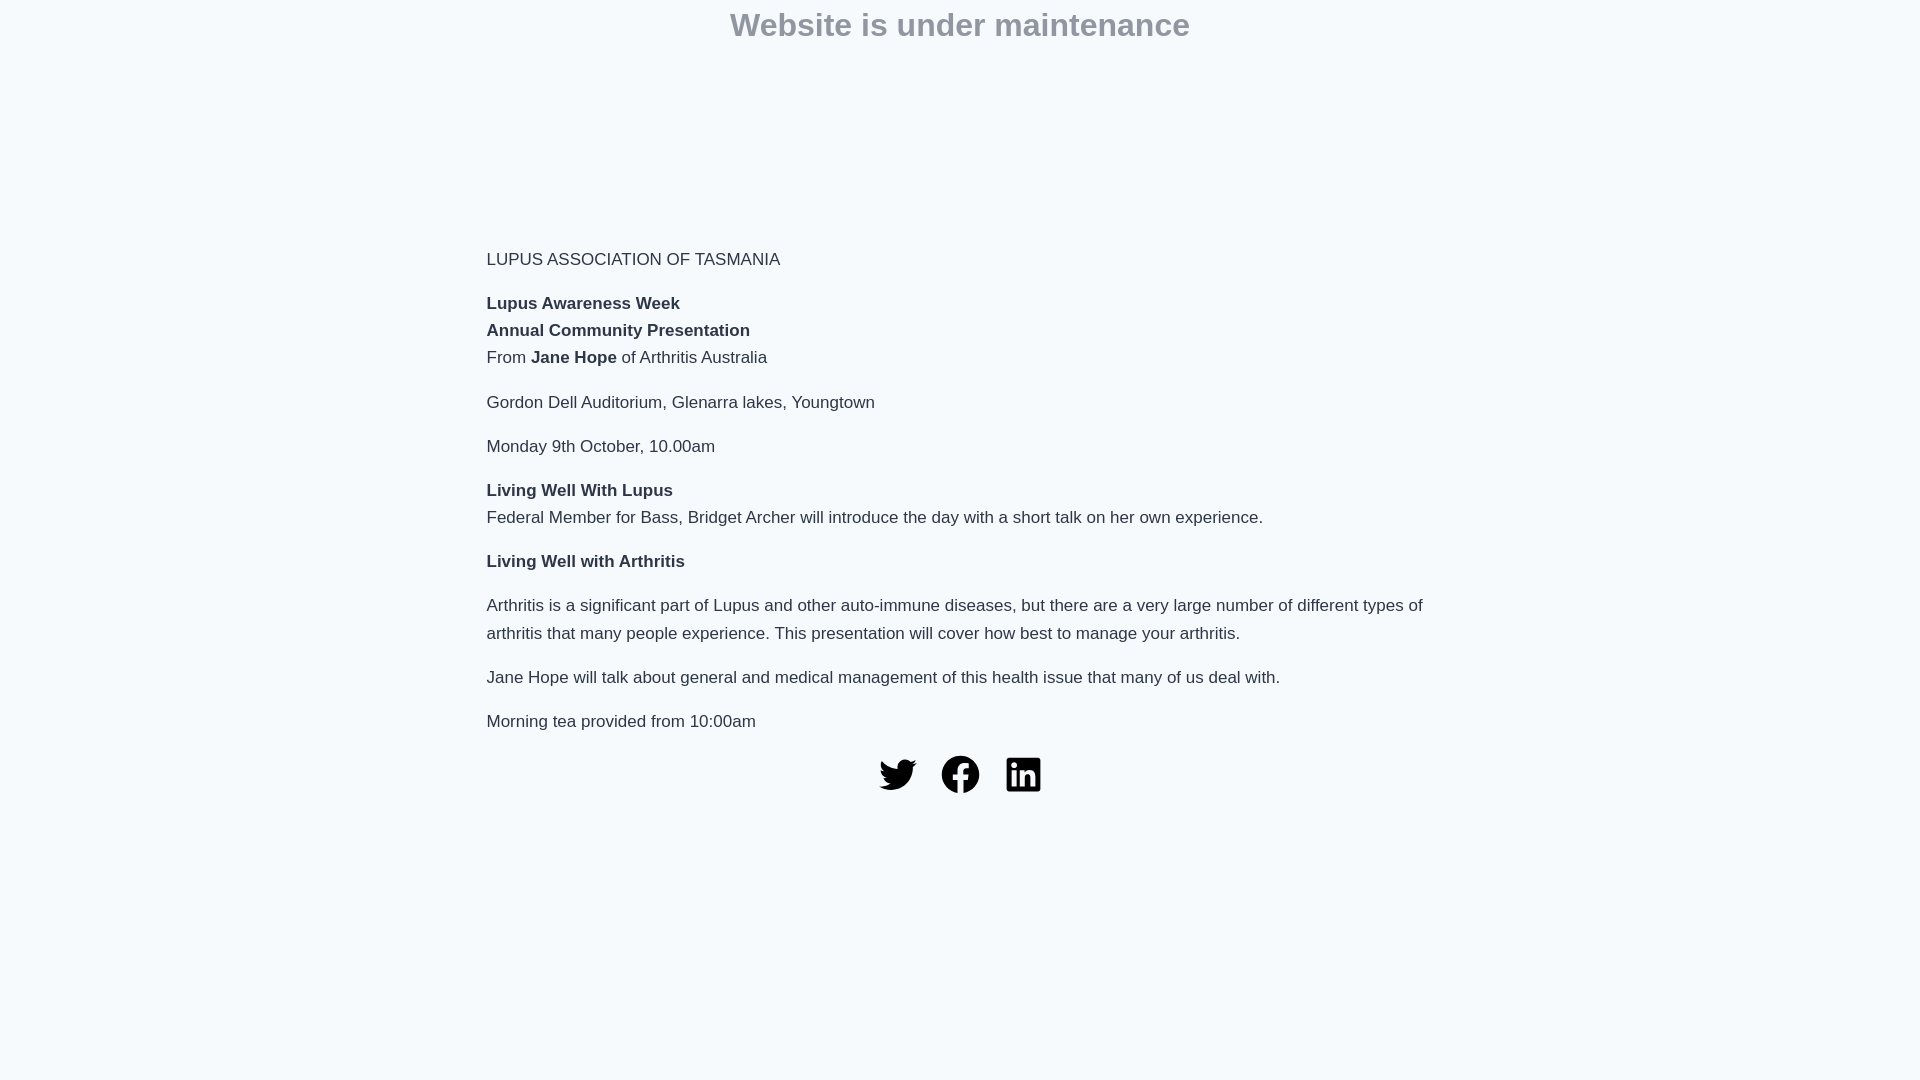 The image size is (1920, 1080). I want to click on 'LinkedIn', so click(1022, 773).